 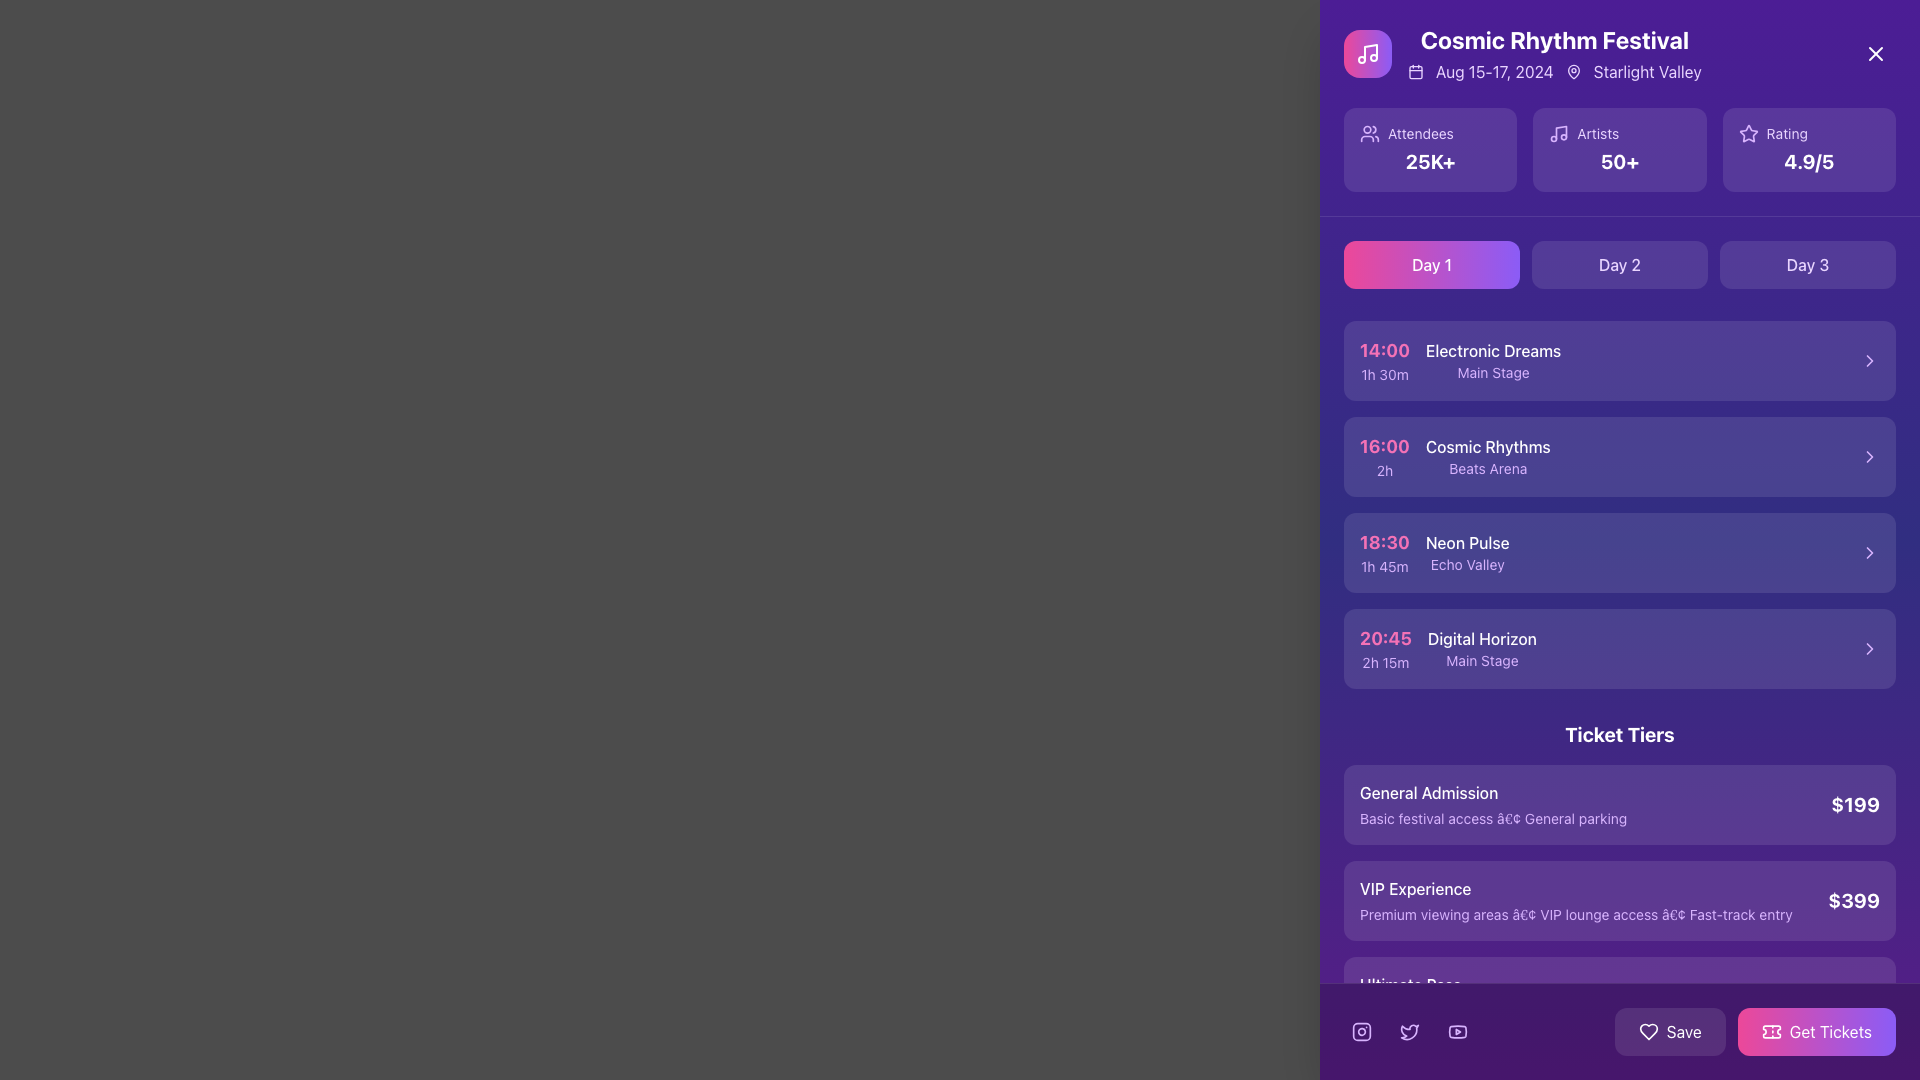 I want to click on the combined text label indicating the start time ('16:00') and duration ('2h') of the 'Cosmic Rhythms' event in the timetable, located at the top-left of the event section, so click(x=1383, y=456).